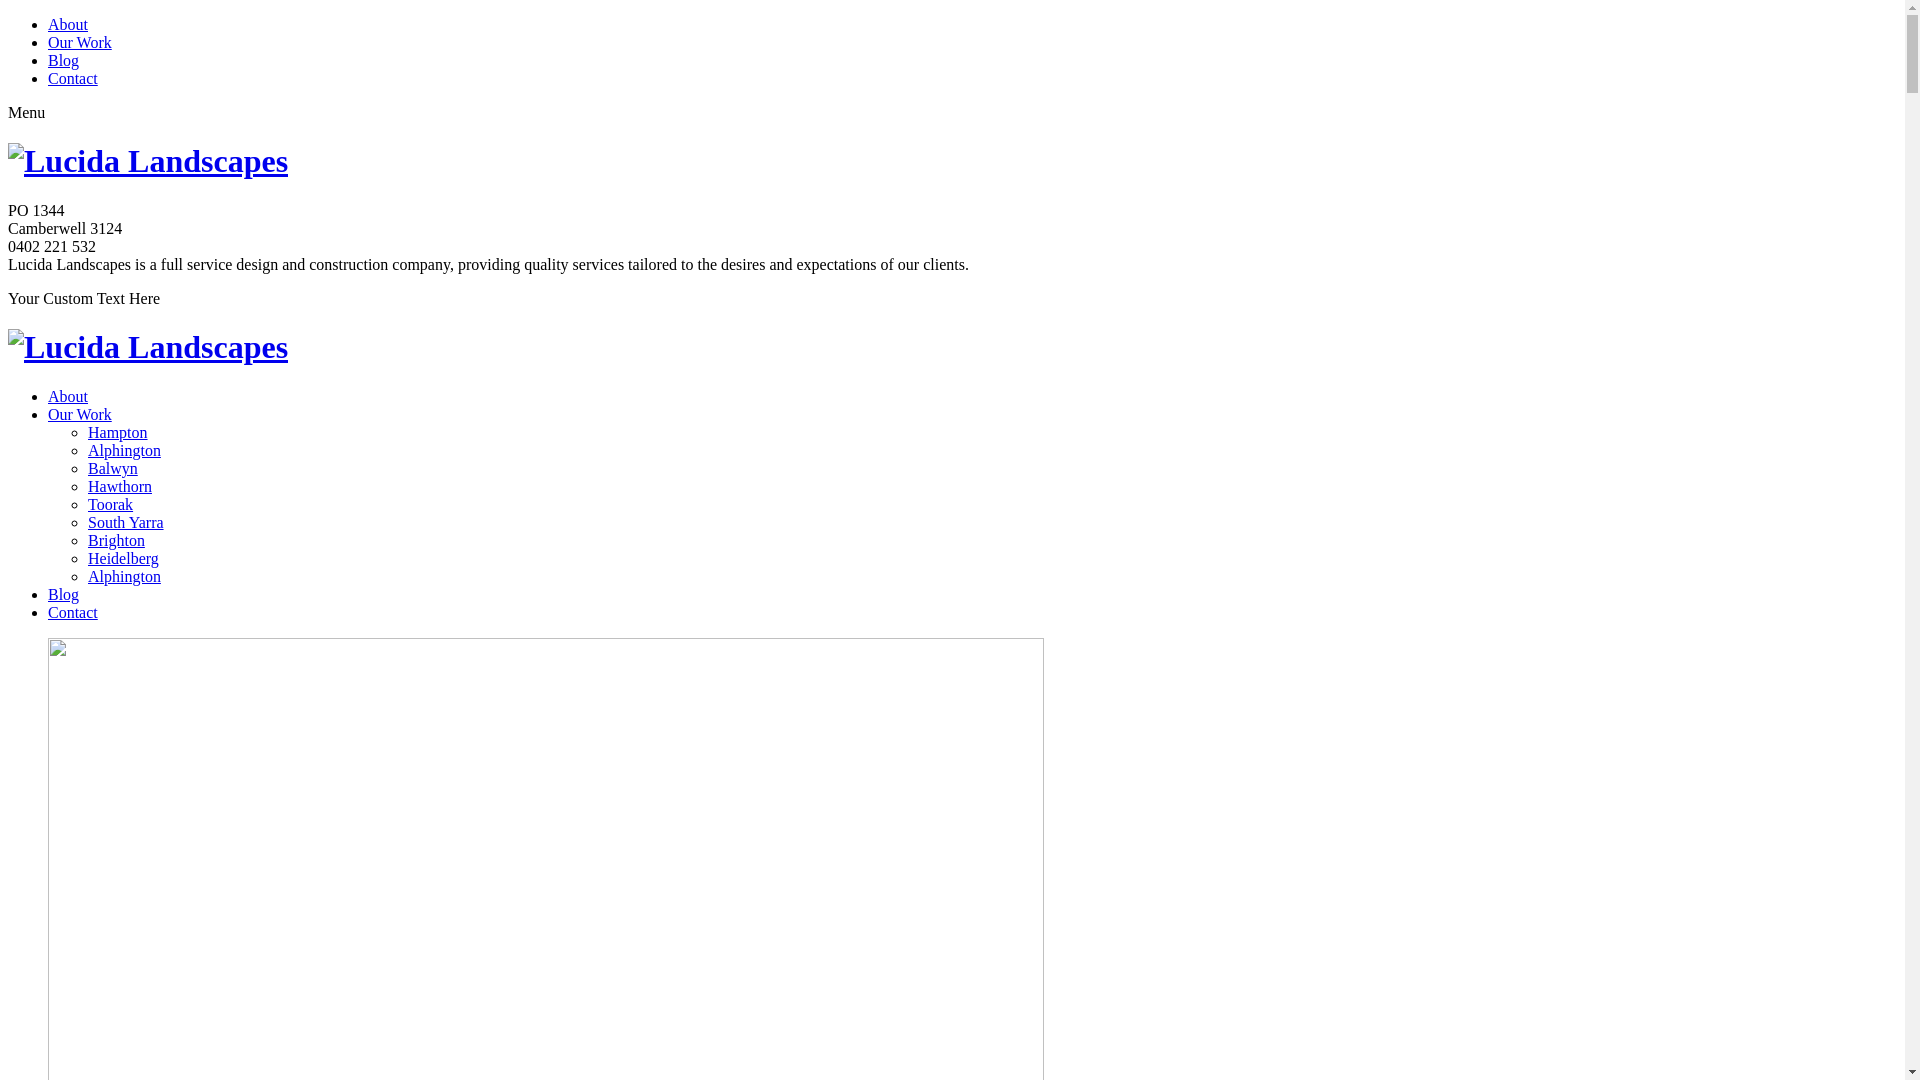  Describe the element at coordinates (123, 450) in the screenshot. I see `'Alphington'` at that location.